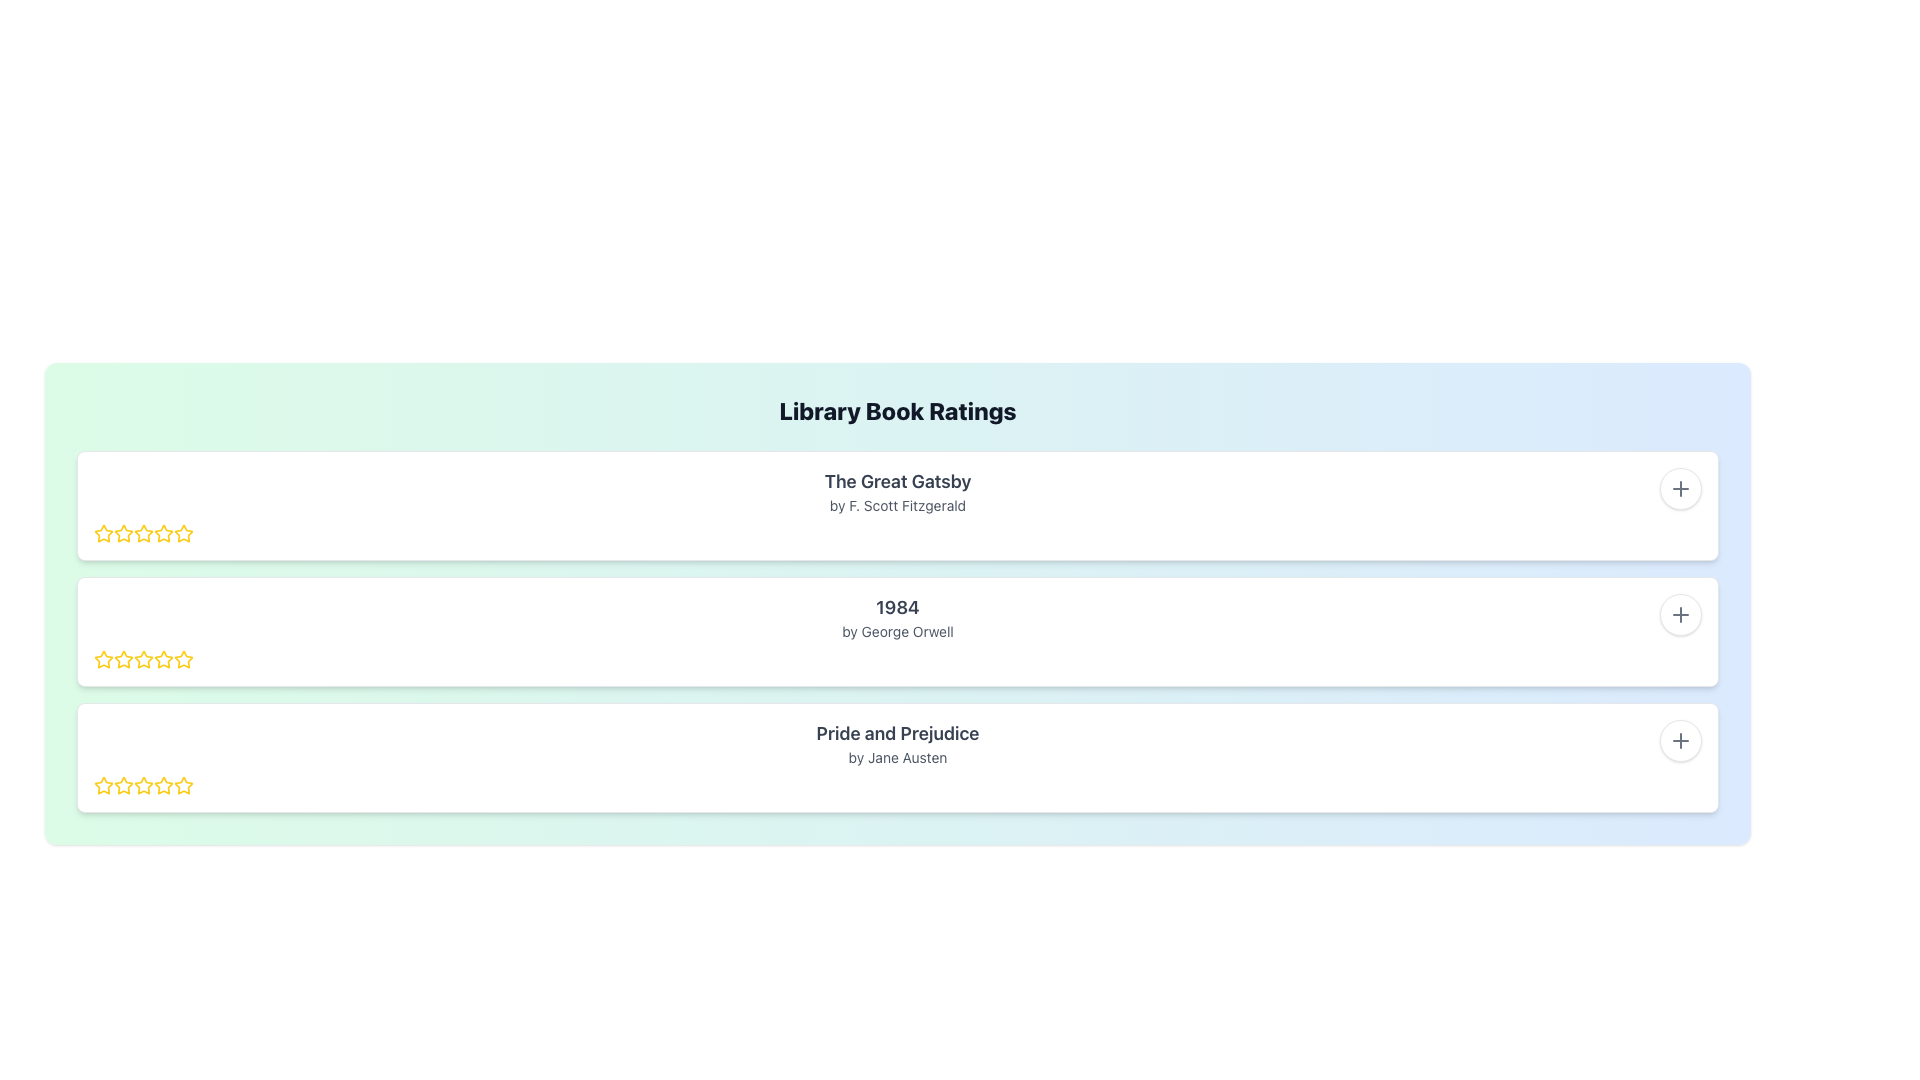  I want to click on the text label displaying the author's name for the book 'Pride and Prejudice', which is located below the title and above the star rating icons, so click(896, 758).